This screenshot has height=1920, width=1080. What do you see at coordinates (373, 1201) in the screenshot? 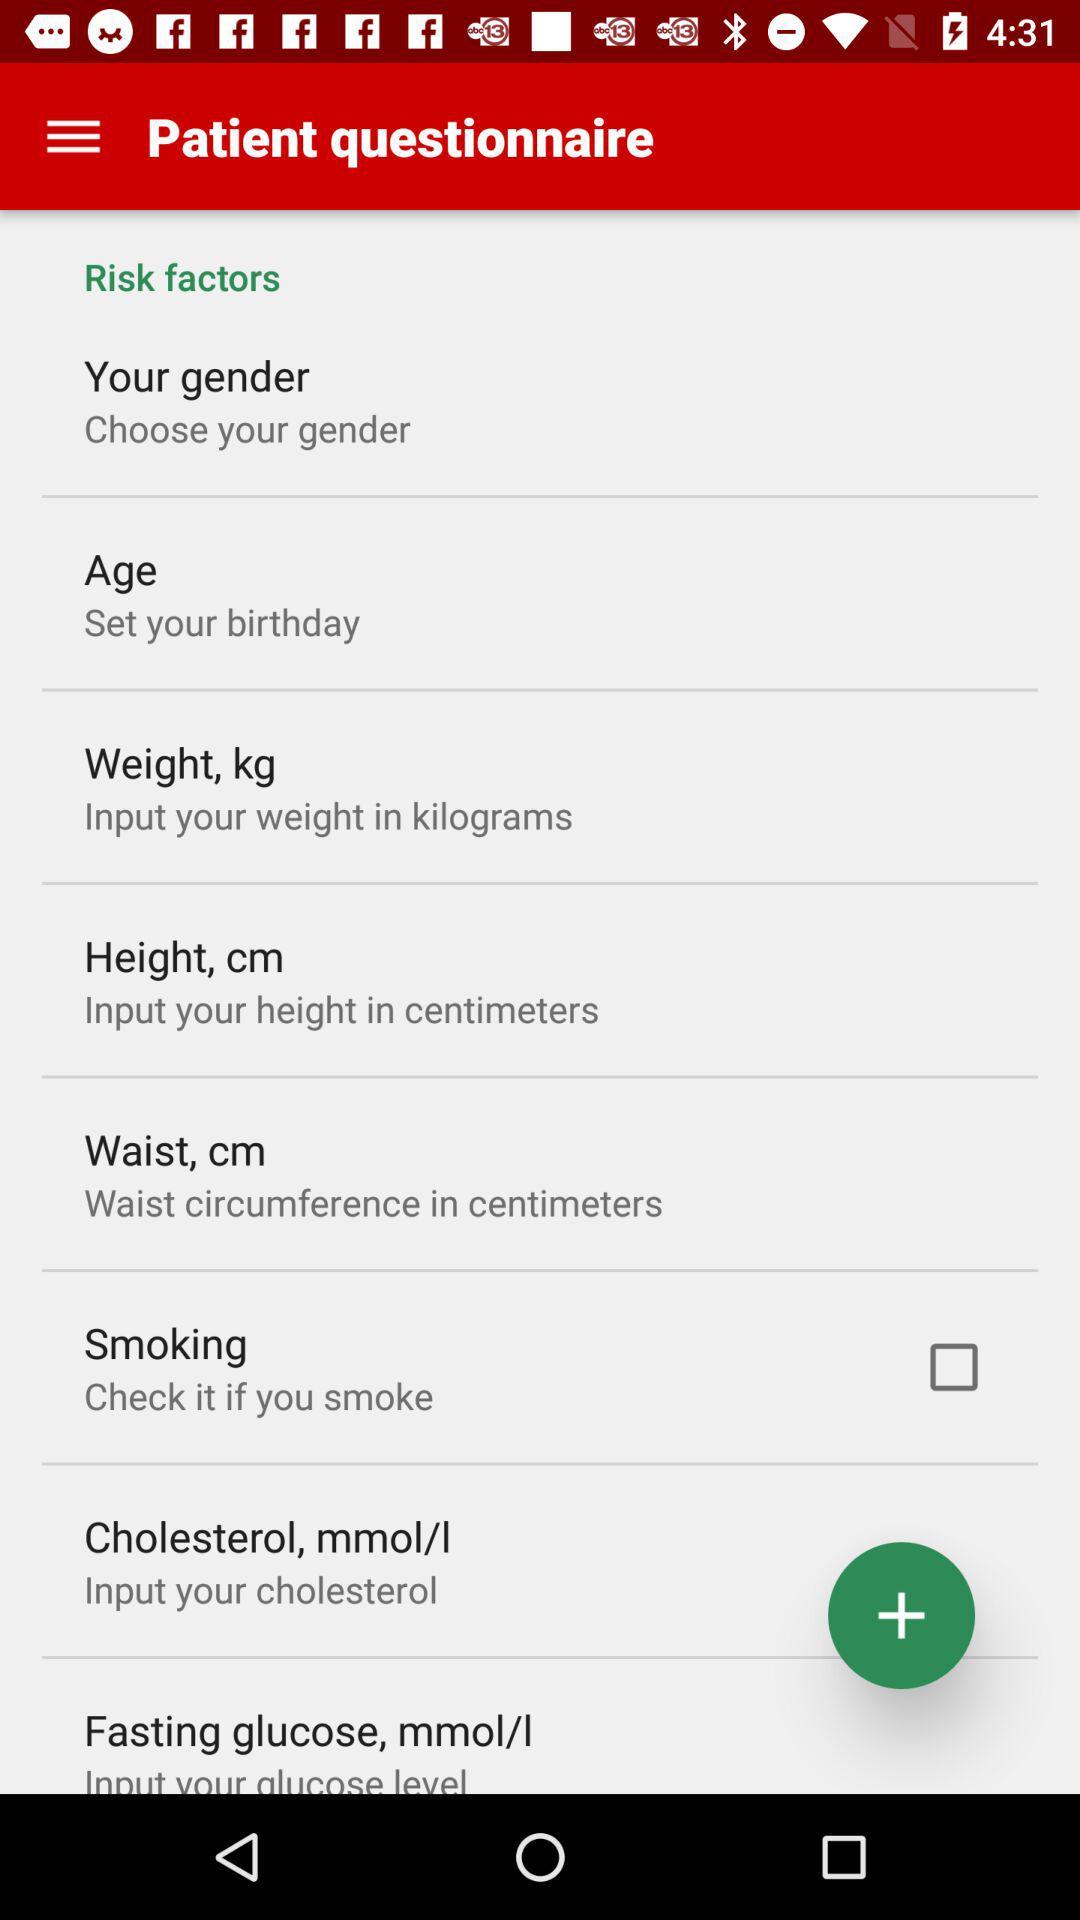
I see `item above the smoking` at bounding box center [373, 1201].